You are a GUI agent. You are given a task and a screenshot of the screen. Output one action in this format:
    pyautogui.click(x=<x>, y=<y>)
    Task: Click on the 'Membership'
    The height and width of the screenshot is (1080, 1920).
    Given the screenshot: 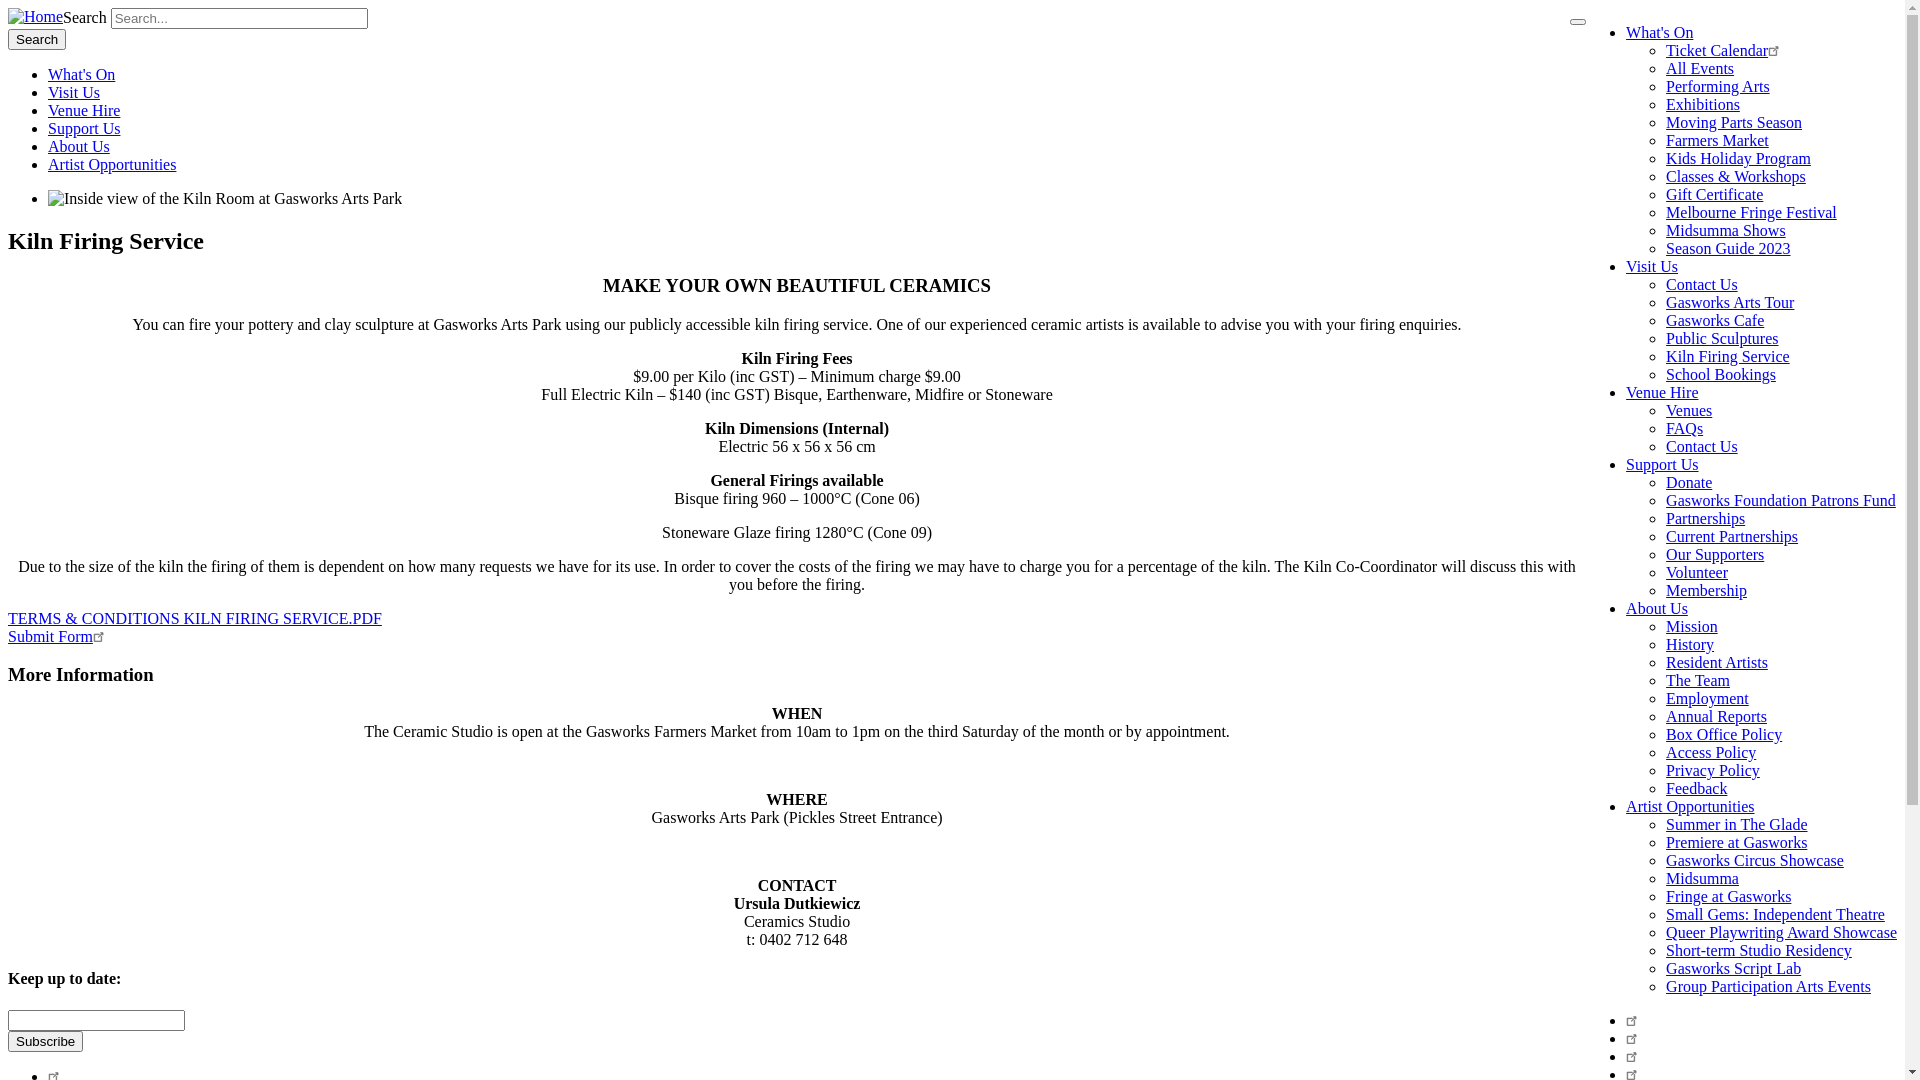 What is the action you would take?
    pyautogui.click(x=1705, y=589)
    